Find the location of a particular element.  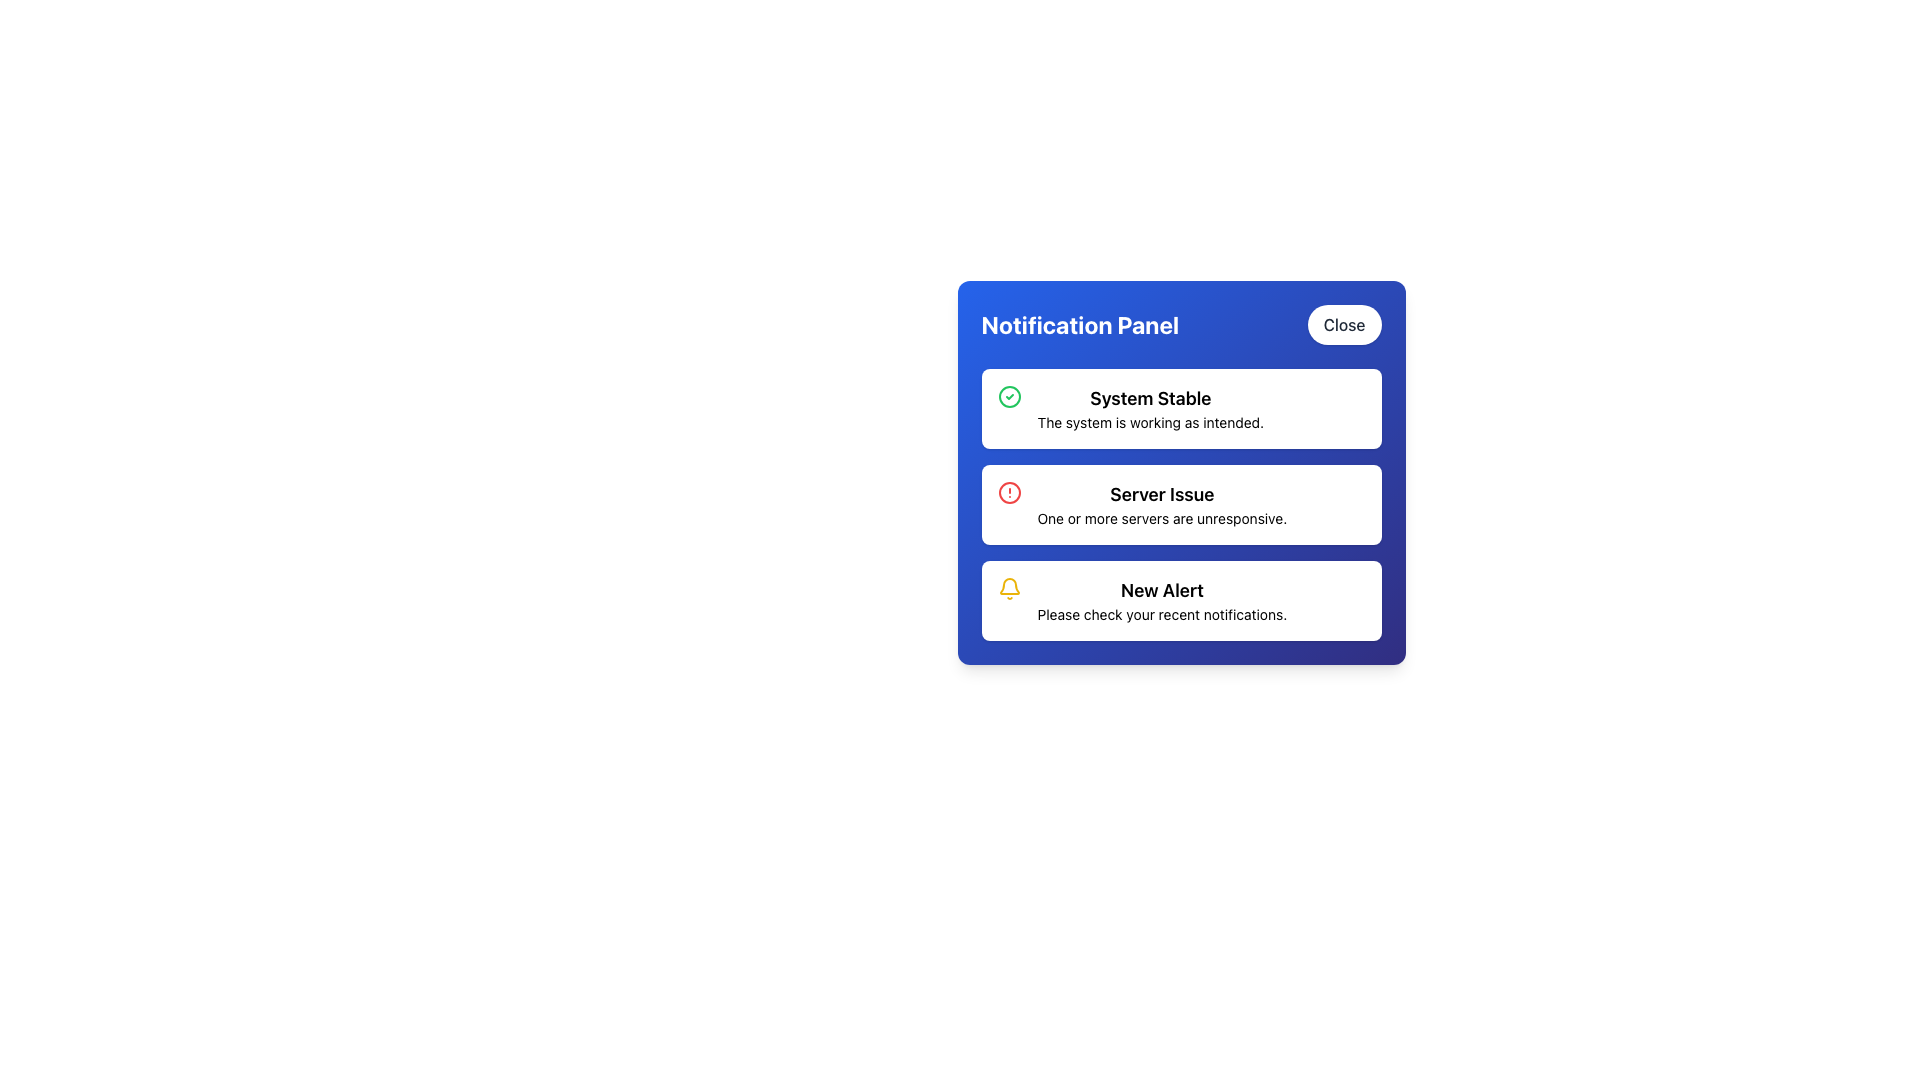

the informational text component that indicates a server issue, which is located in the middle card of the notification panel, between the 'System Stable' card and the 'New Alert' card is located at coordinates (1162, 504).